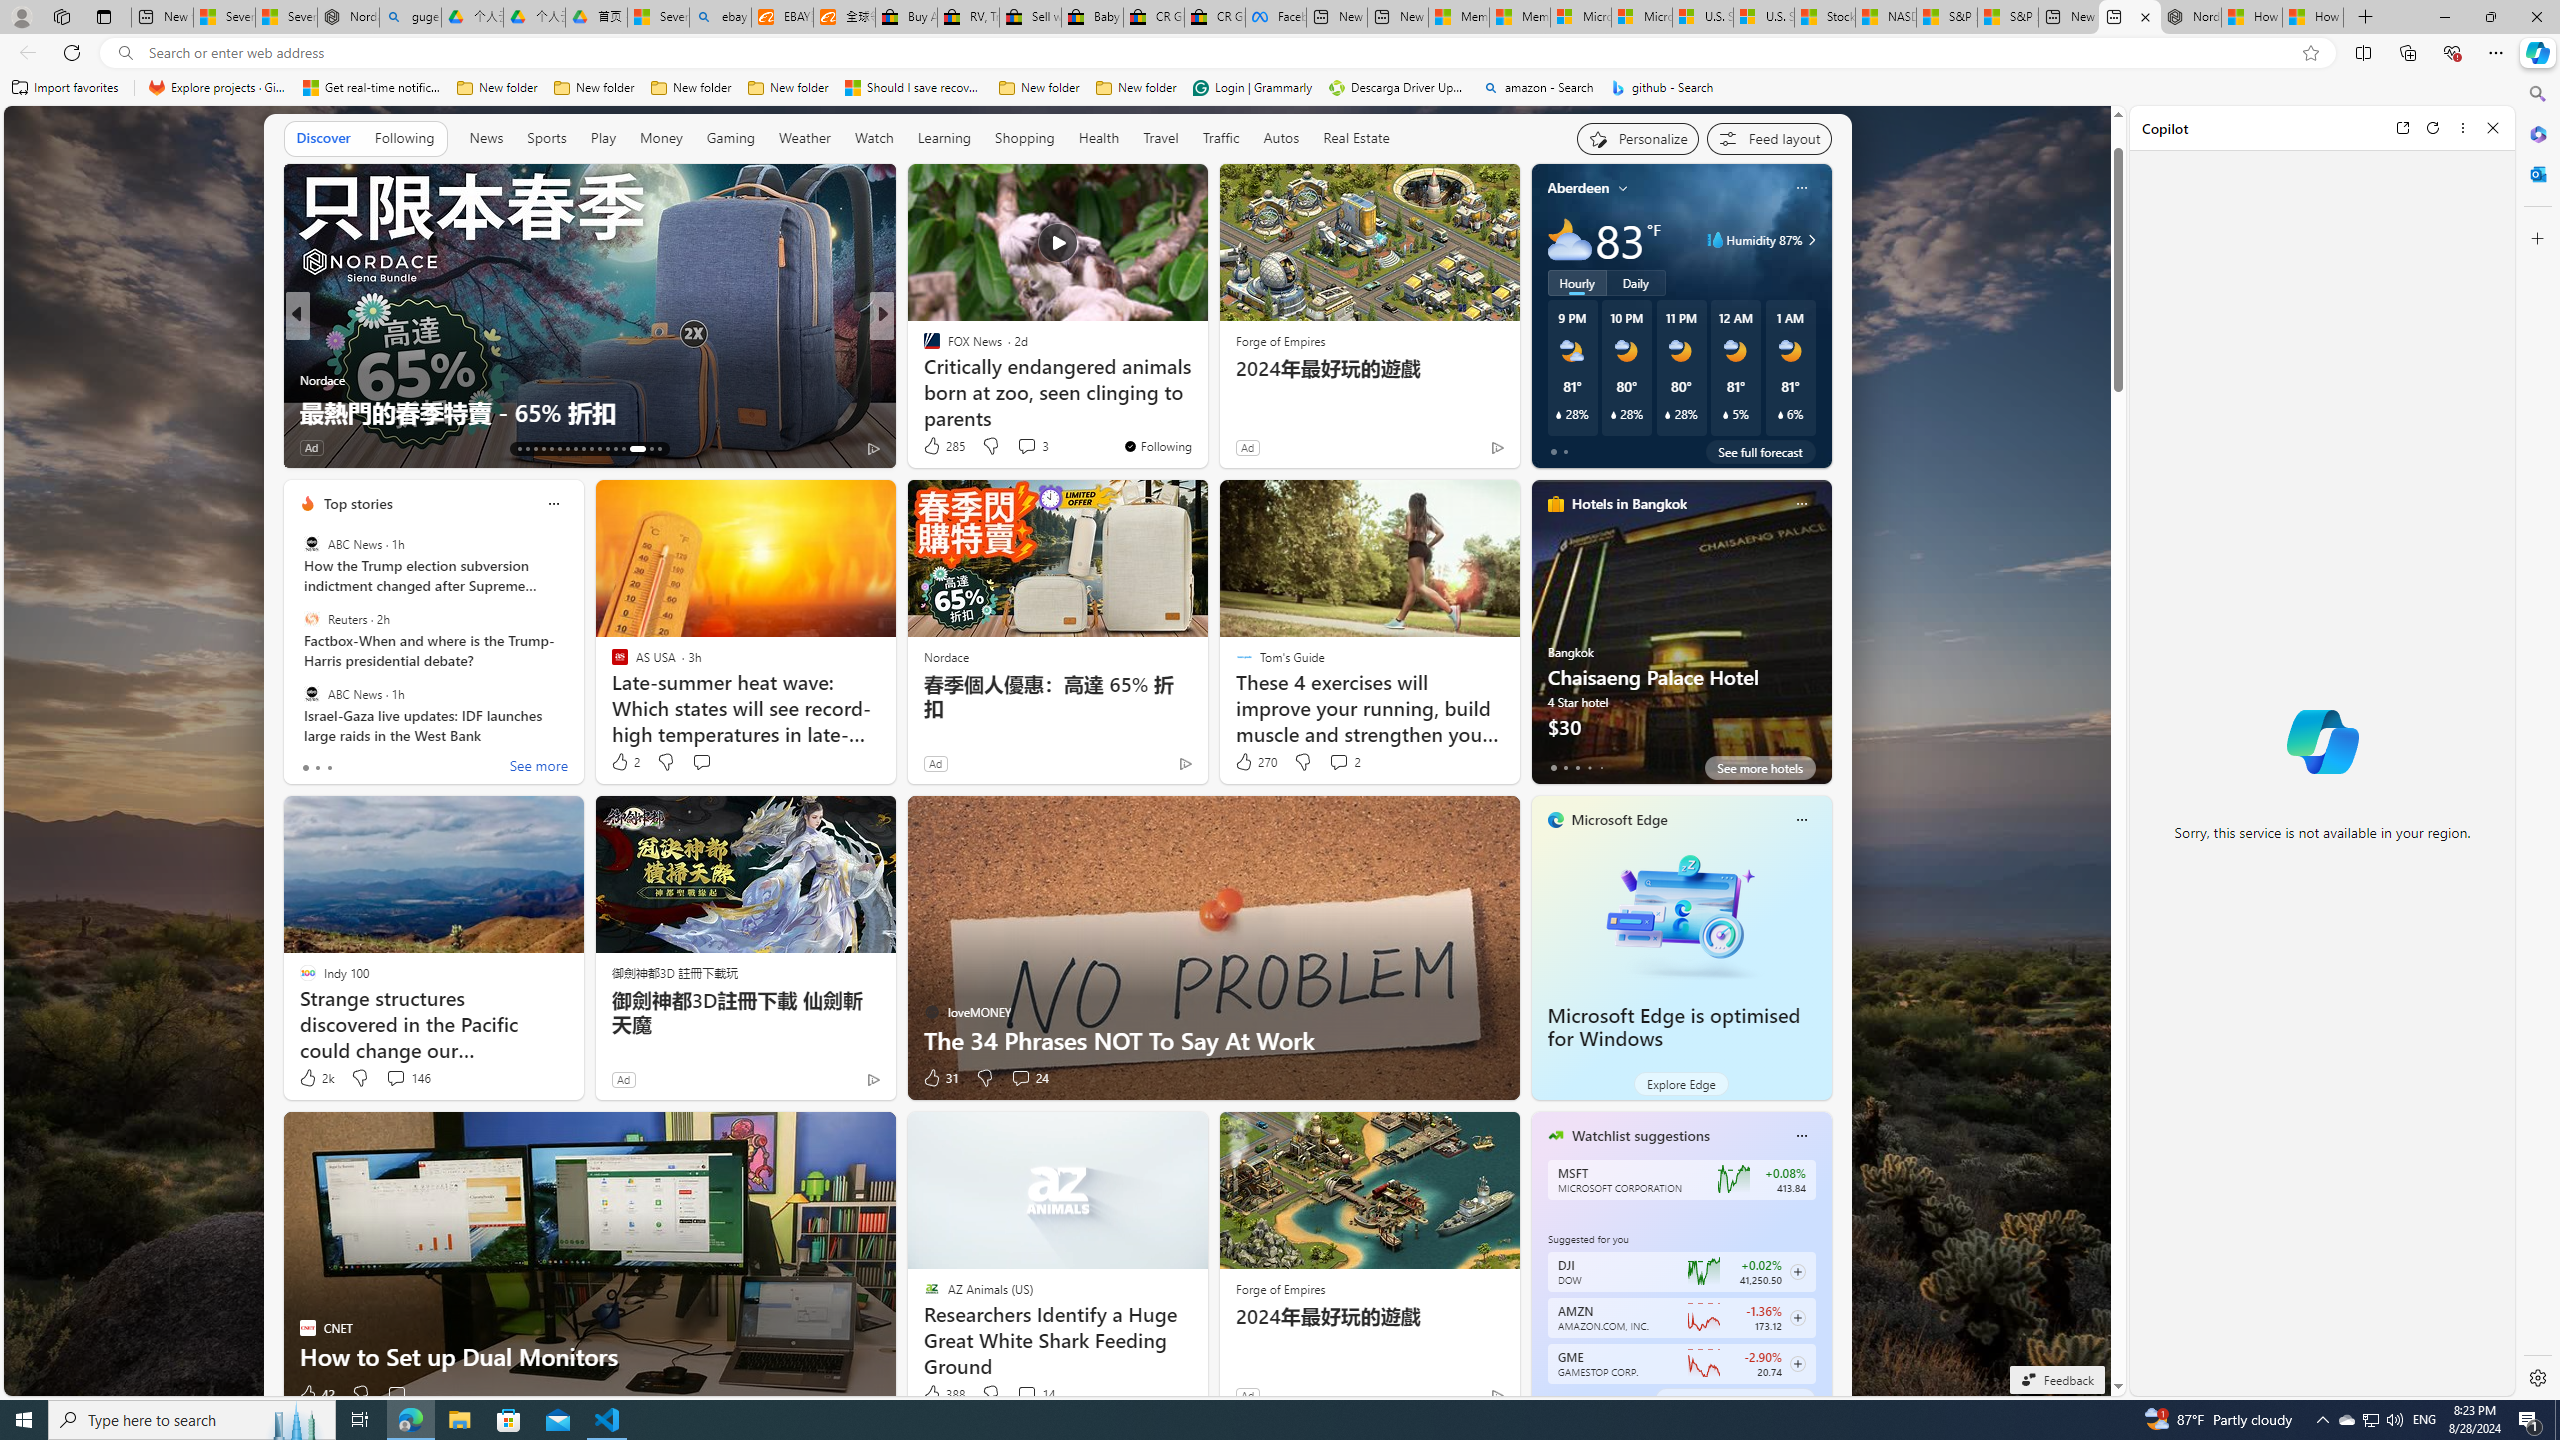 This screenshot has width=2560, height=1440. Describe the element at coordinates (1157, 445) in the screenshot. I see `'You'` at that location.